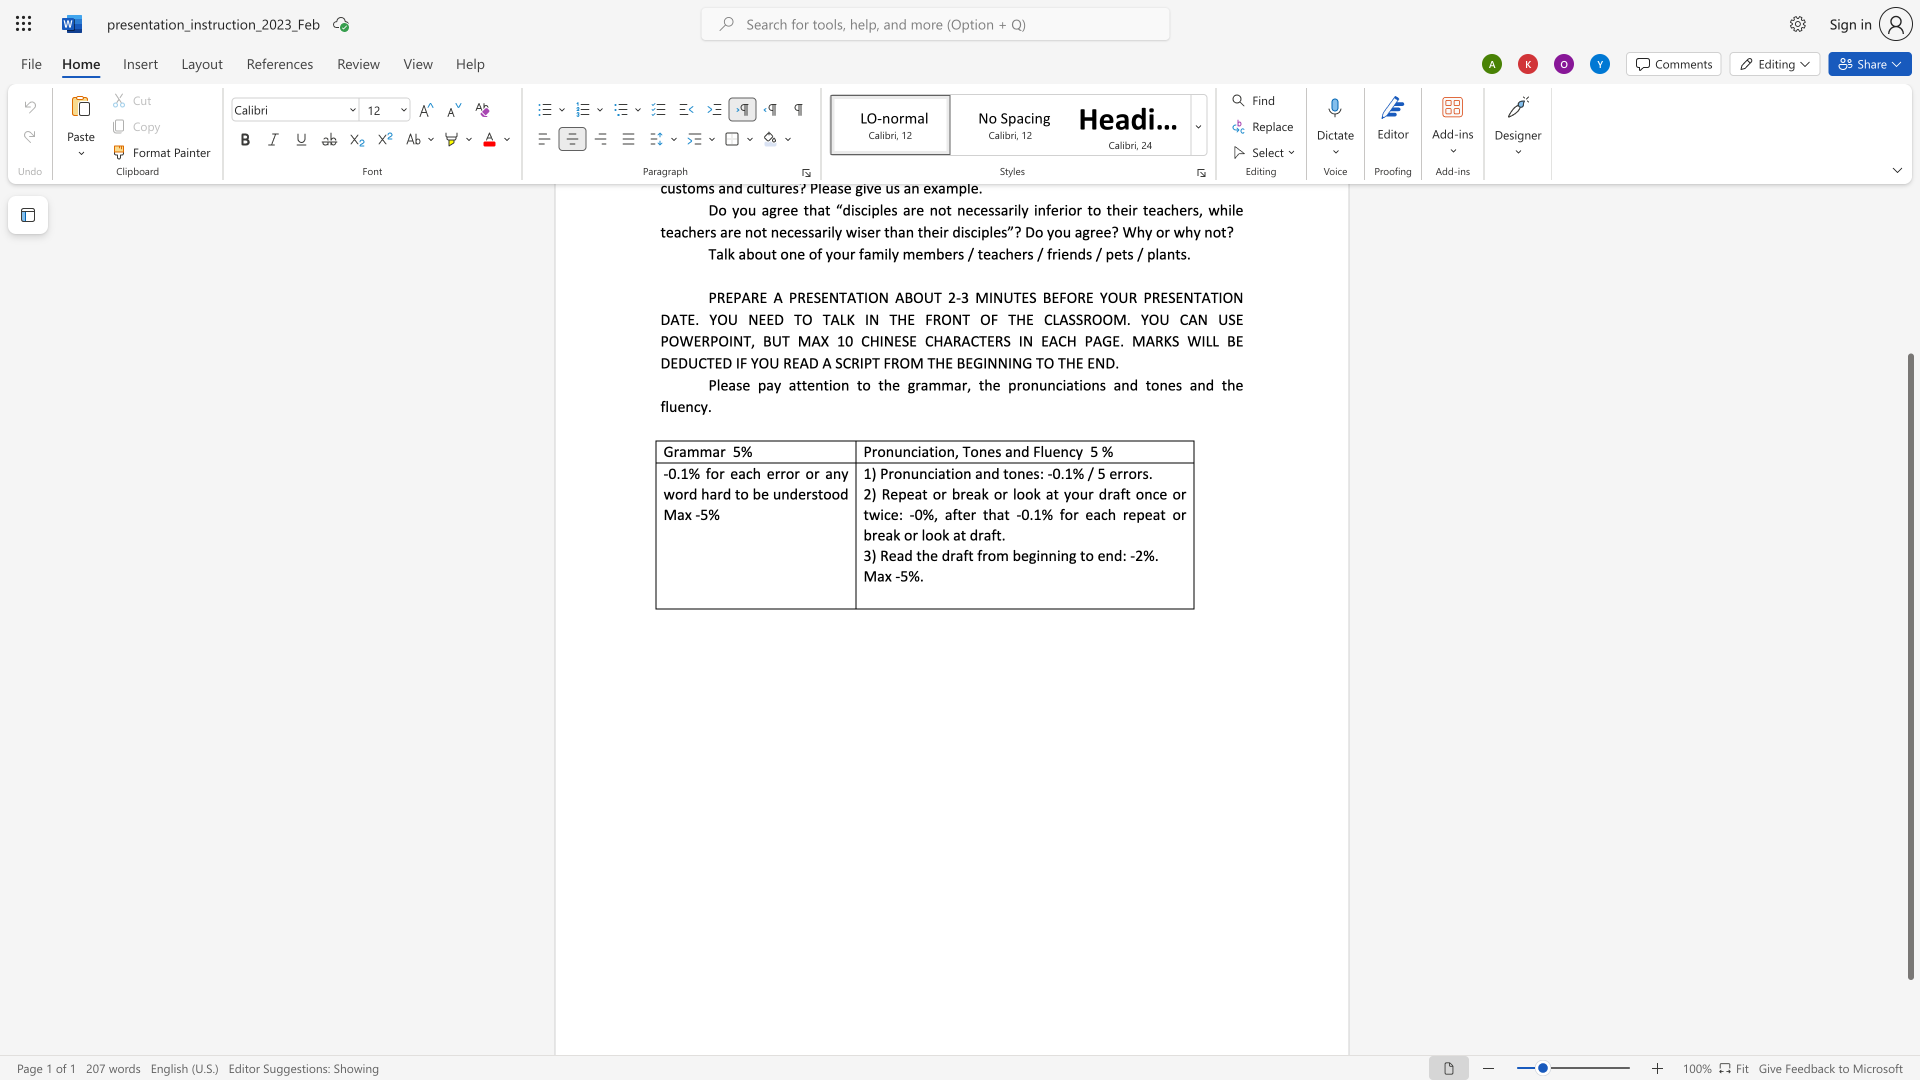 The width and height of the screenshot is (1920, 1080). What do you see at coordinates (1909, 229) in the screenshot?
I see `the scrollbar to scroll the page up` at bounding box center [1909, 229].